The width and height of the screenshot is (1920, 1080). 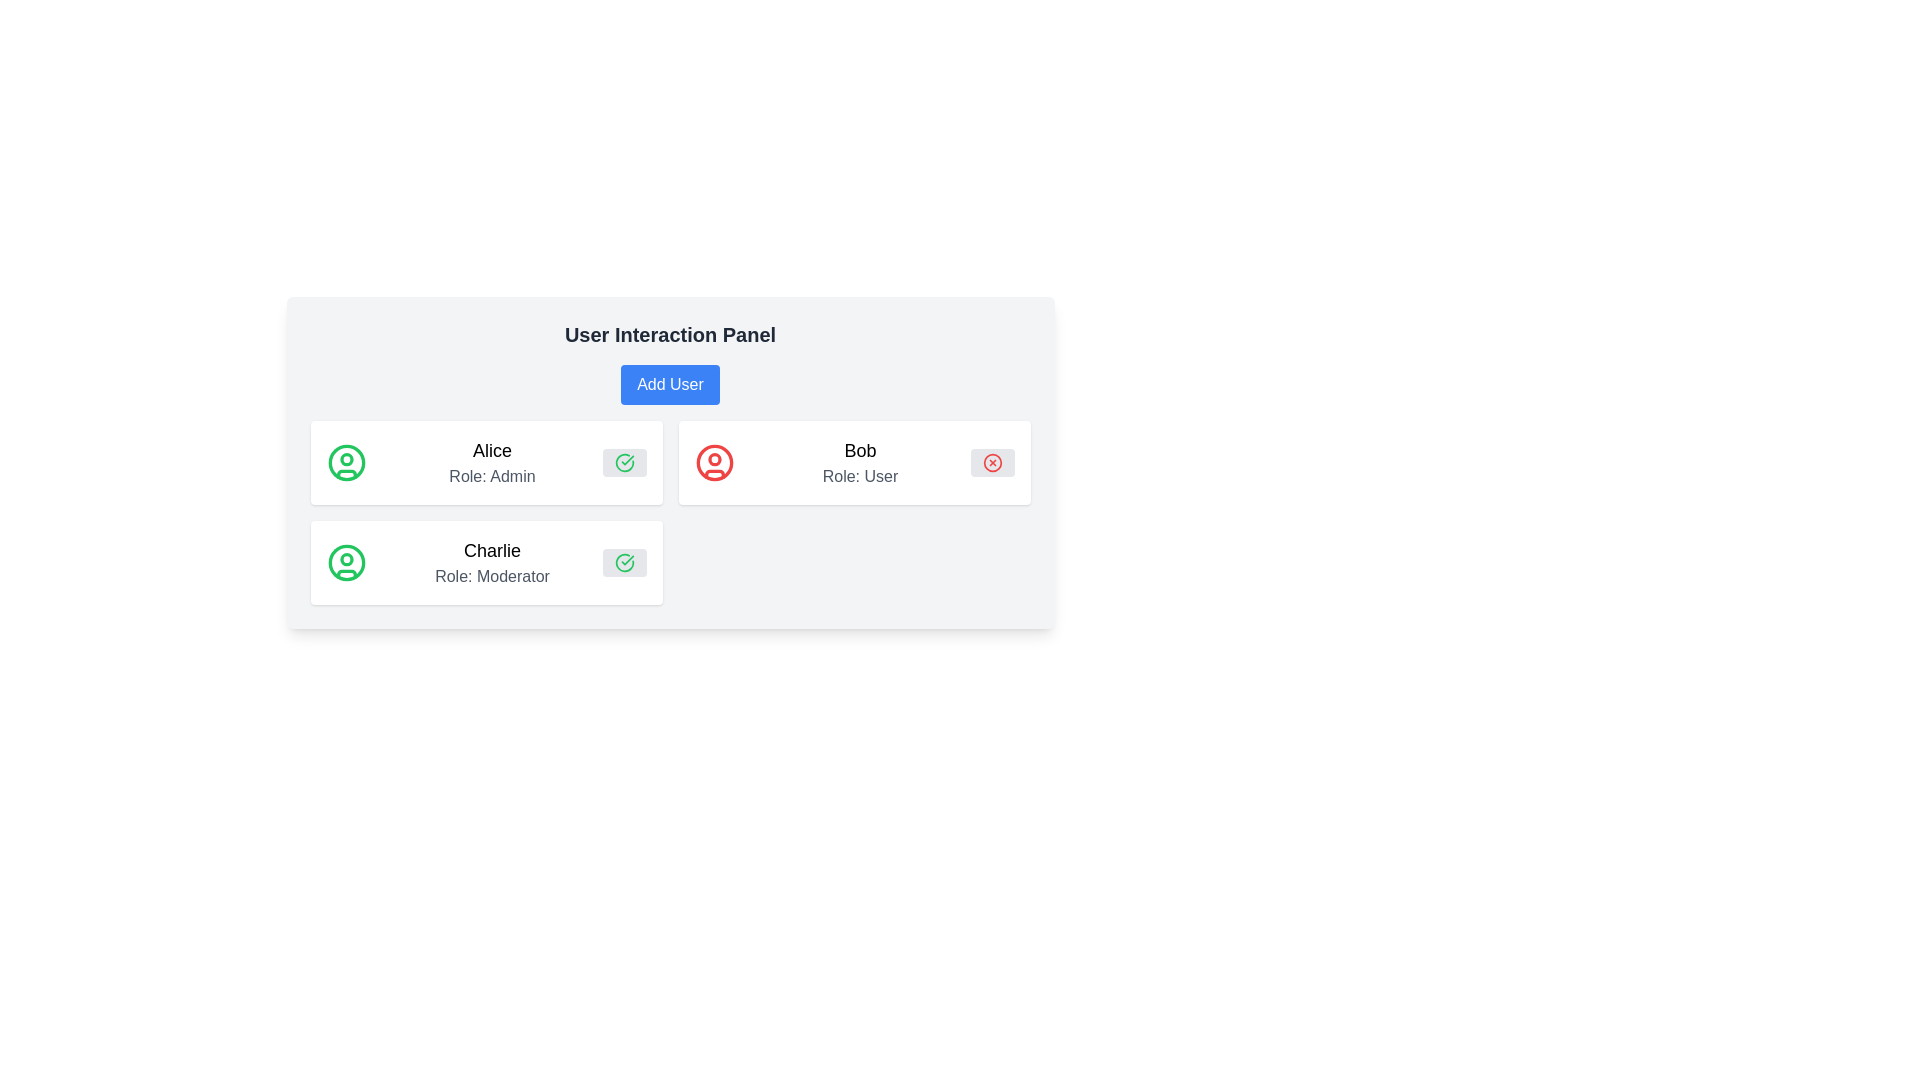 What do you see at coordinates (623, 462) in the screenshot?
I see `the icon resembling a circle with a checkmark inside it, styled with a 'currentColor' stroke and a green color, located in the bottom-right corner of the card labeled 'Charlie Role: Moderator'` at bounding box center [623, 462].